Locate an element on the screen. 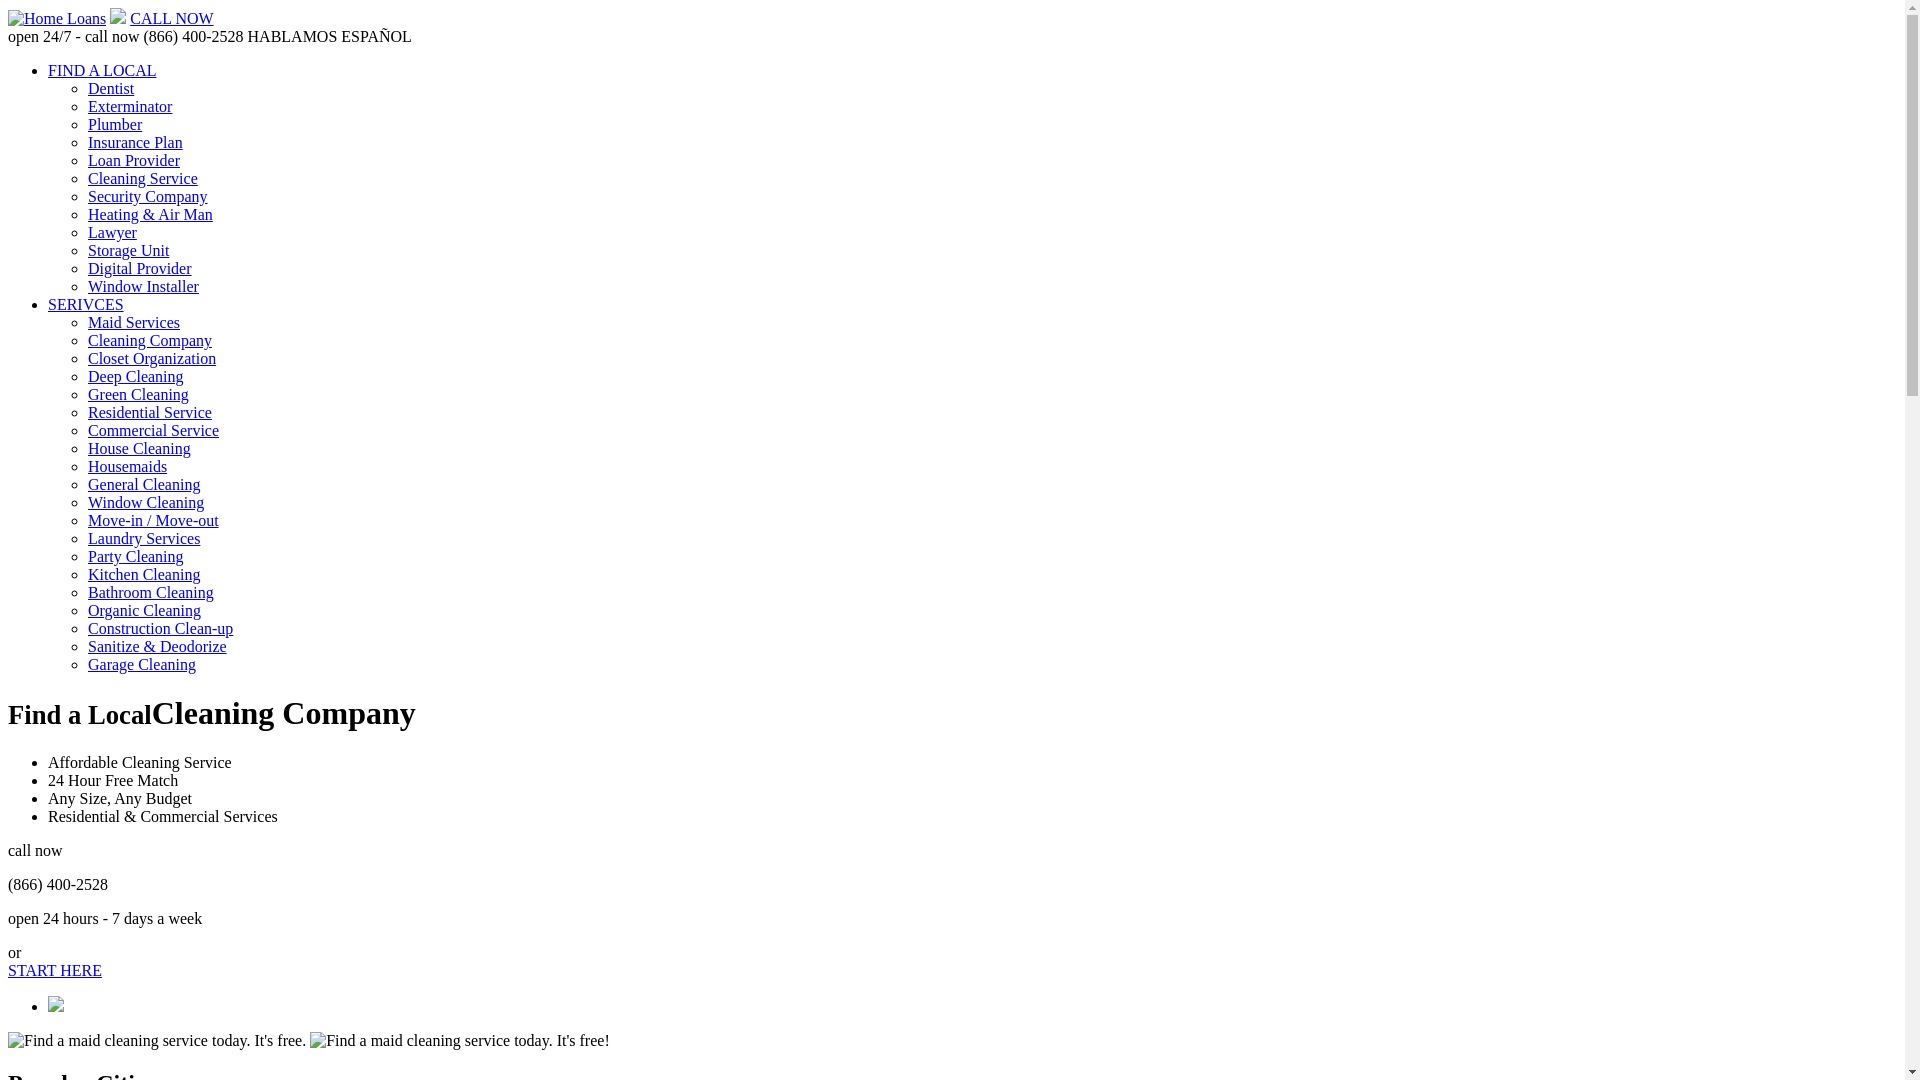  'Sanitize & Deodorize' is located at coordinates (156, 646).